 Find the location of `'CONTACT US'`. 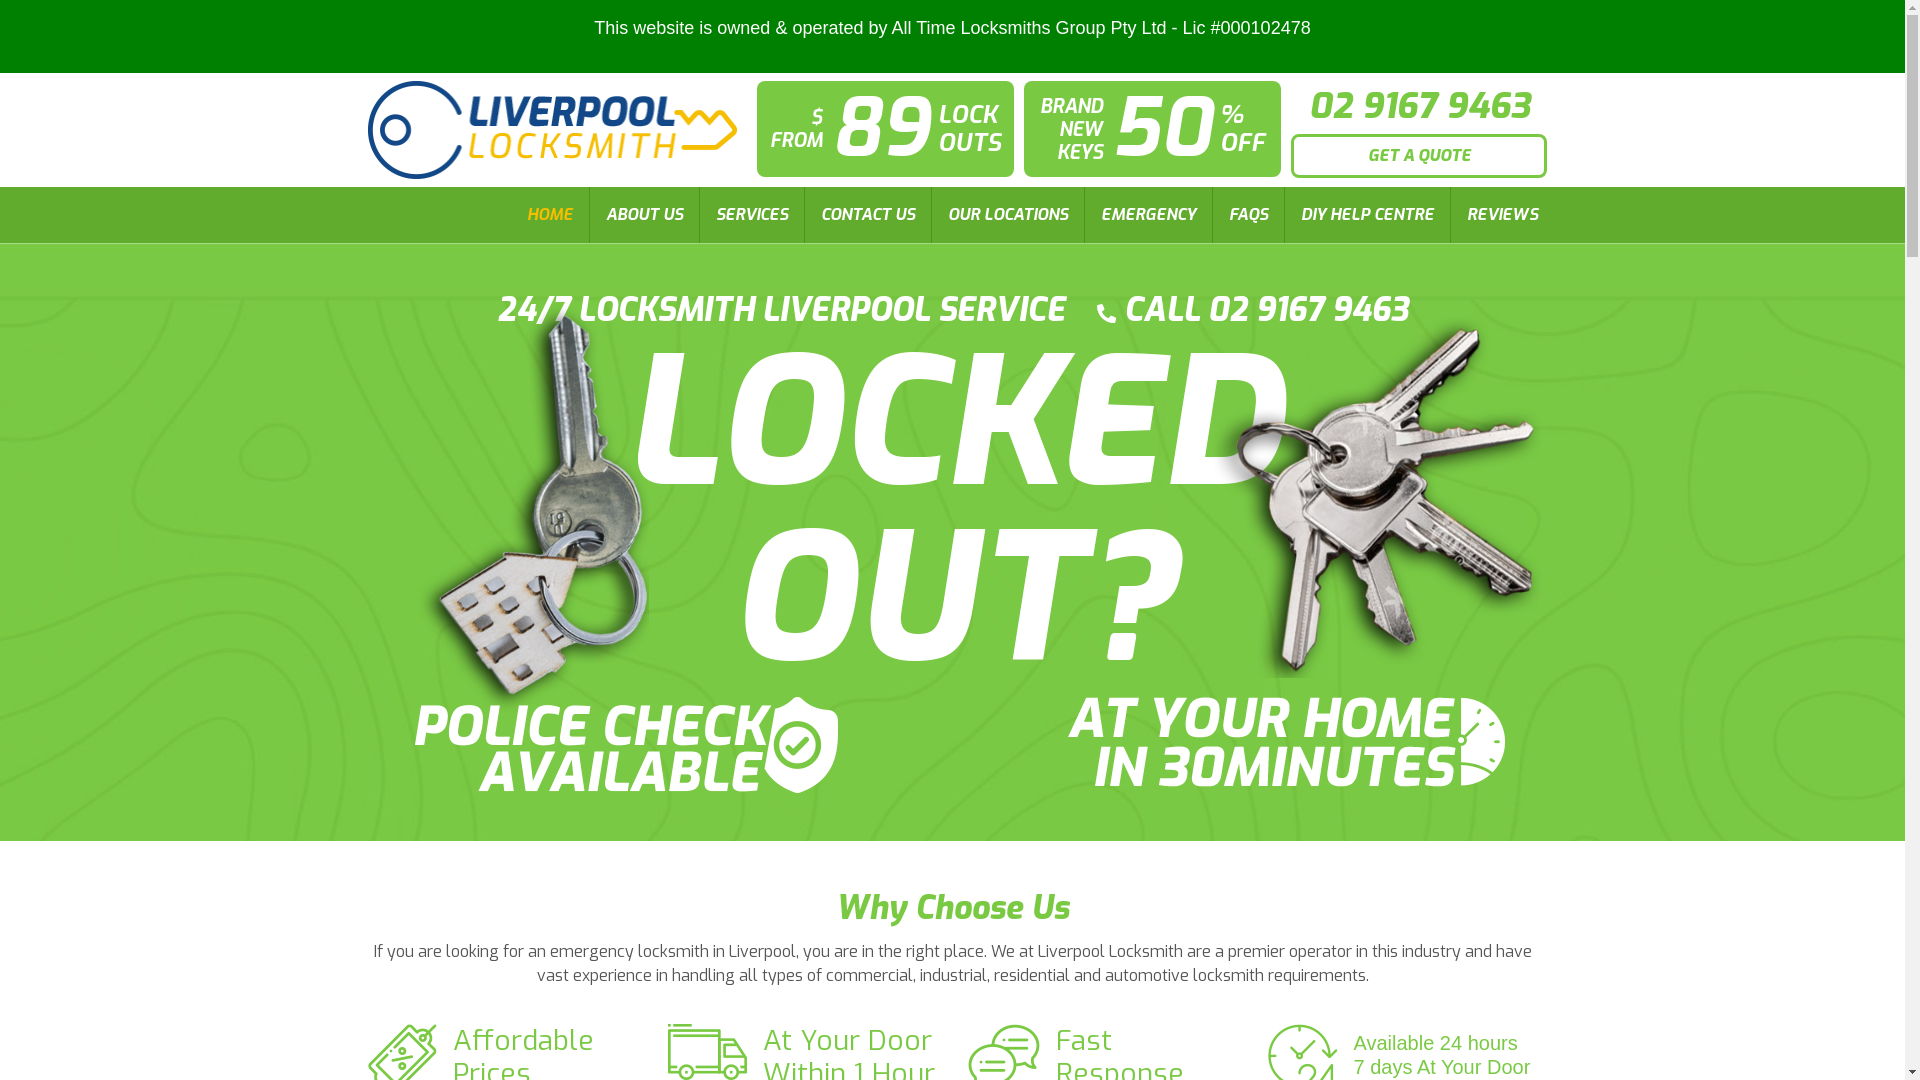

'CONTACT US' is located at coordinates (867, 215).